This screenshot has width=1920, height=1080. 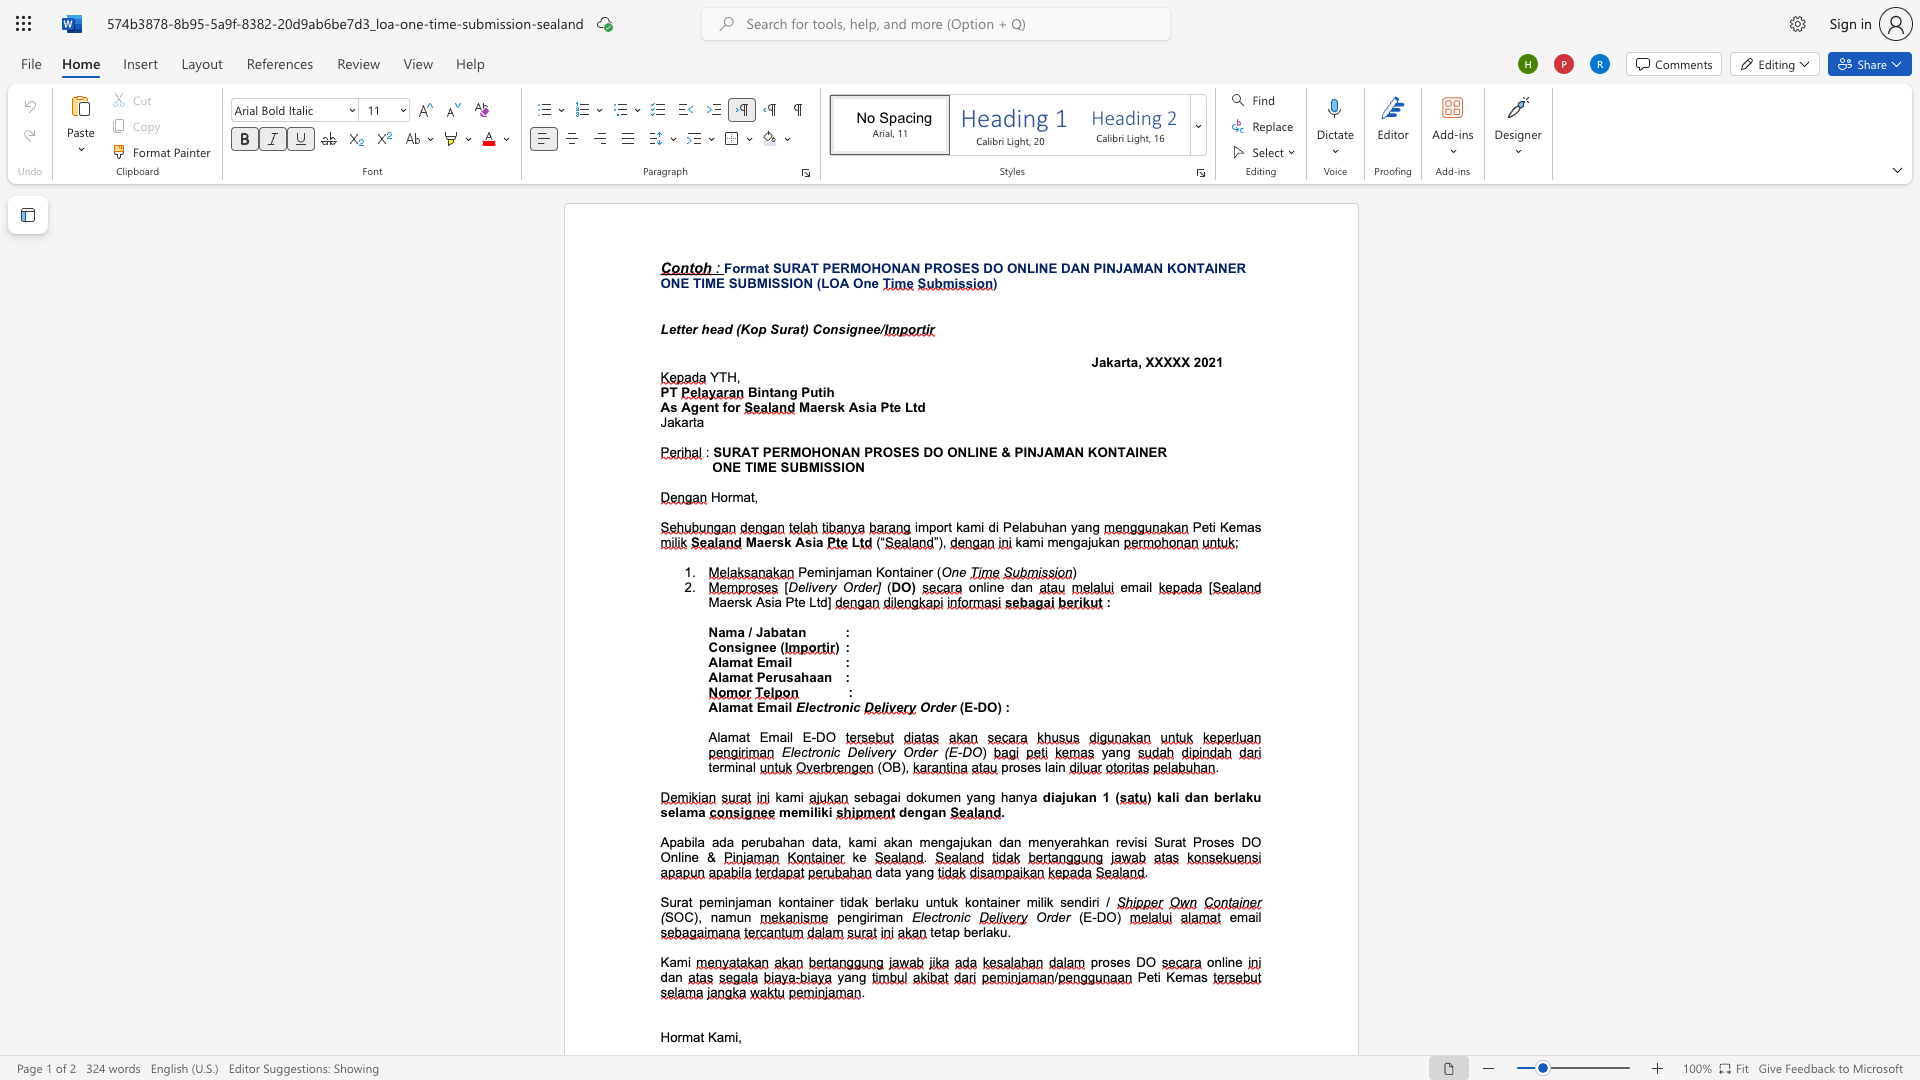 I want to click on the subset text "Peminjaman Kontain" within the text "Peminjaman Kontainer", so click(x=797, y=572).